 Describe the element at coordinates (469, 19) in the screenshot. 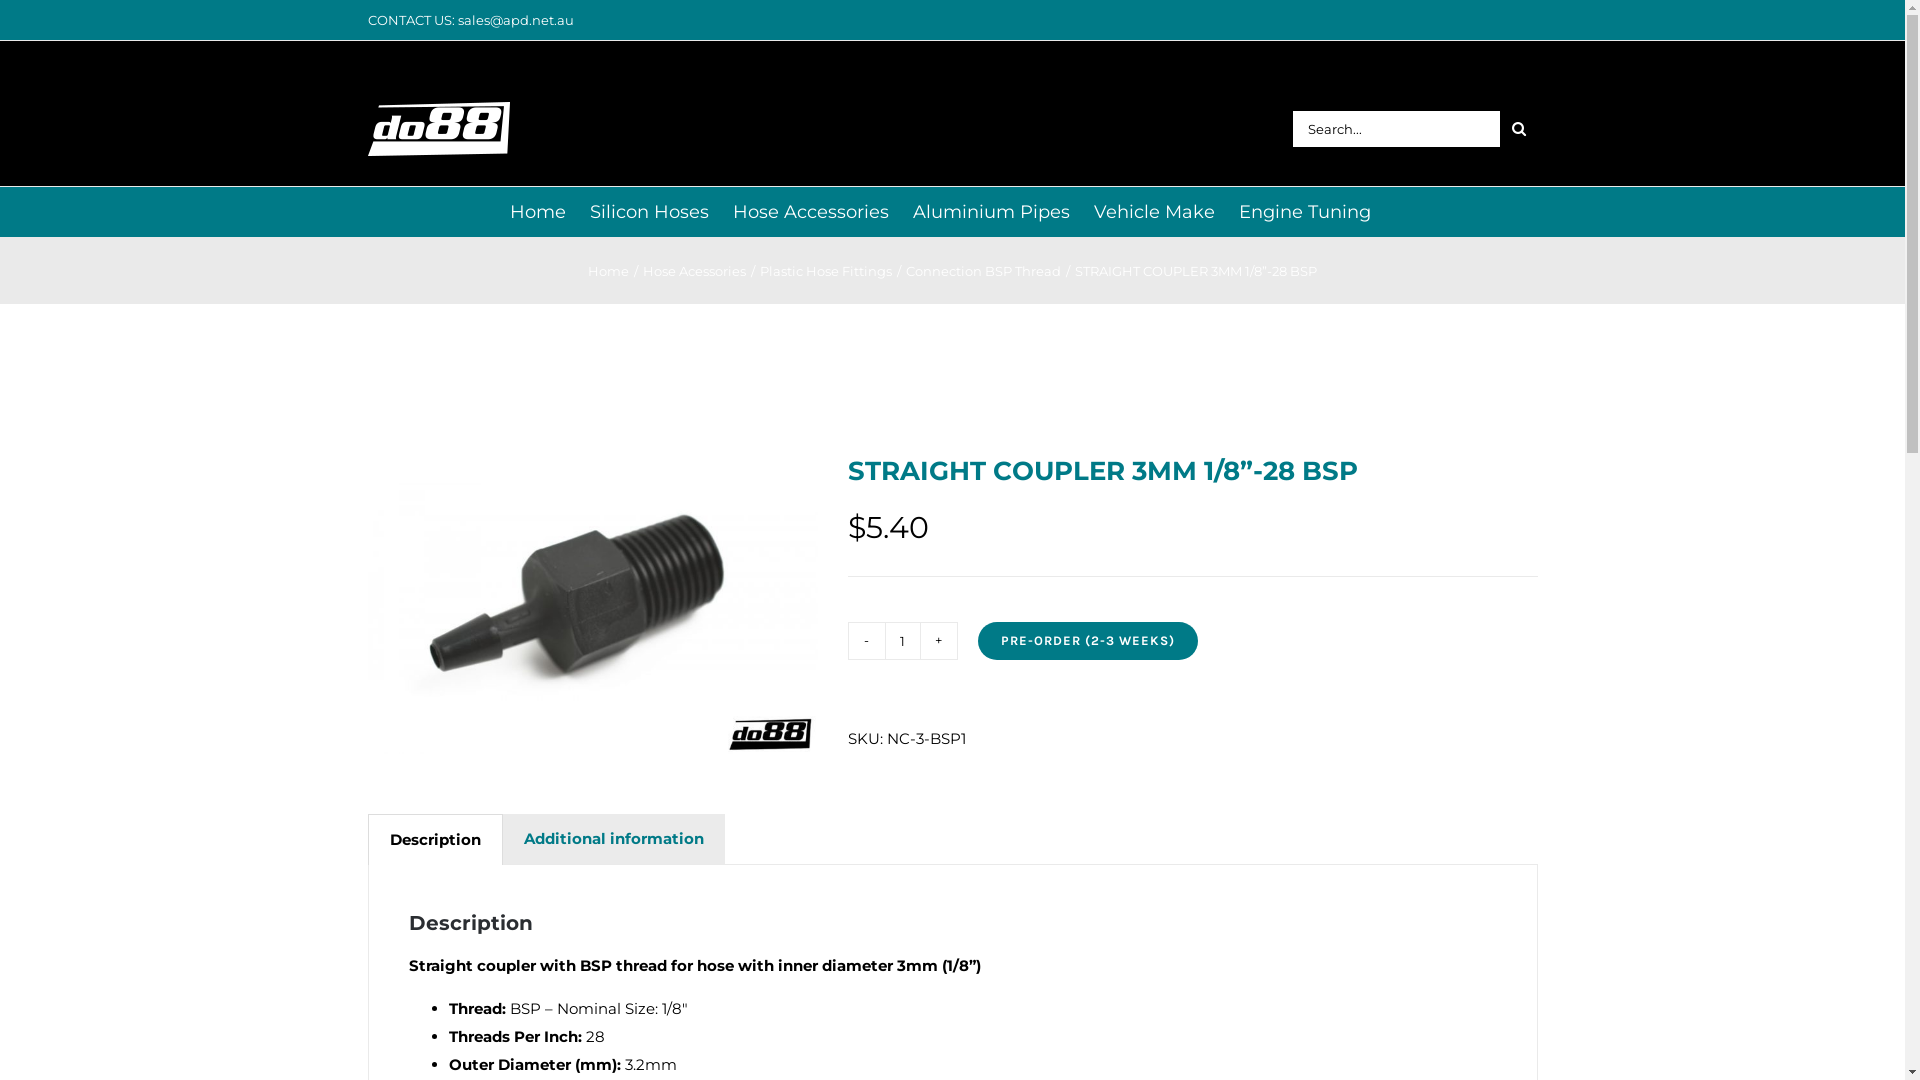

I see `'CONTACT US: sales@apd.net.au'` at that location.